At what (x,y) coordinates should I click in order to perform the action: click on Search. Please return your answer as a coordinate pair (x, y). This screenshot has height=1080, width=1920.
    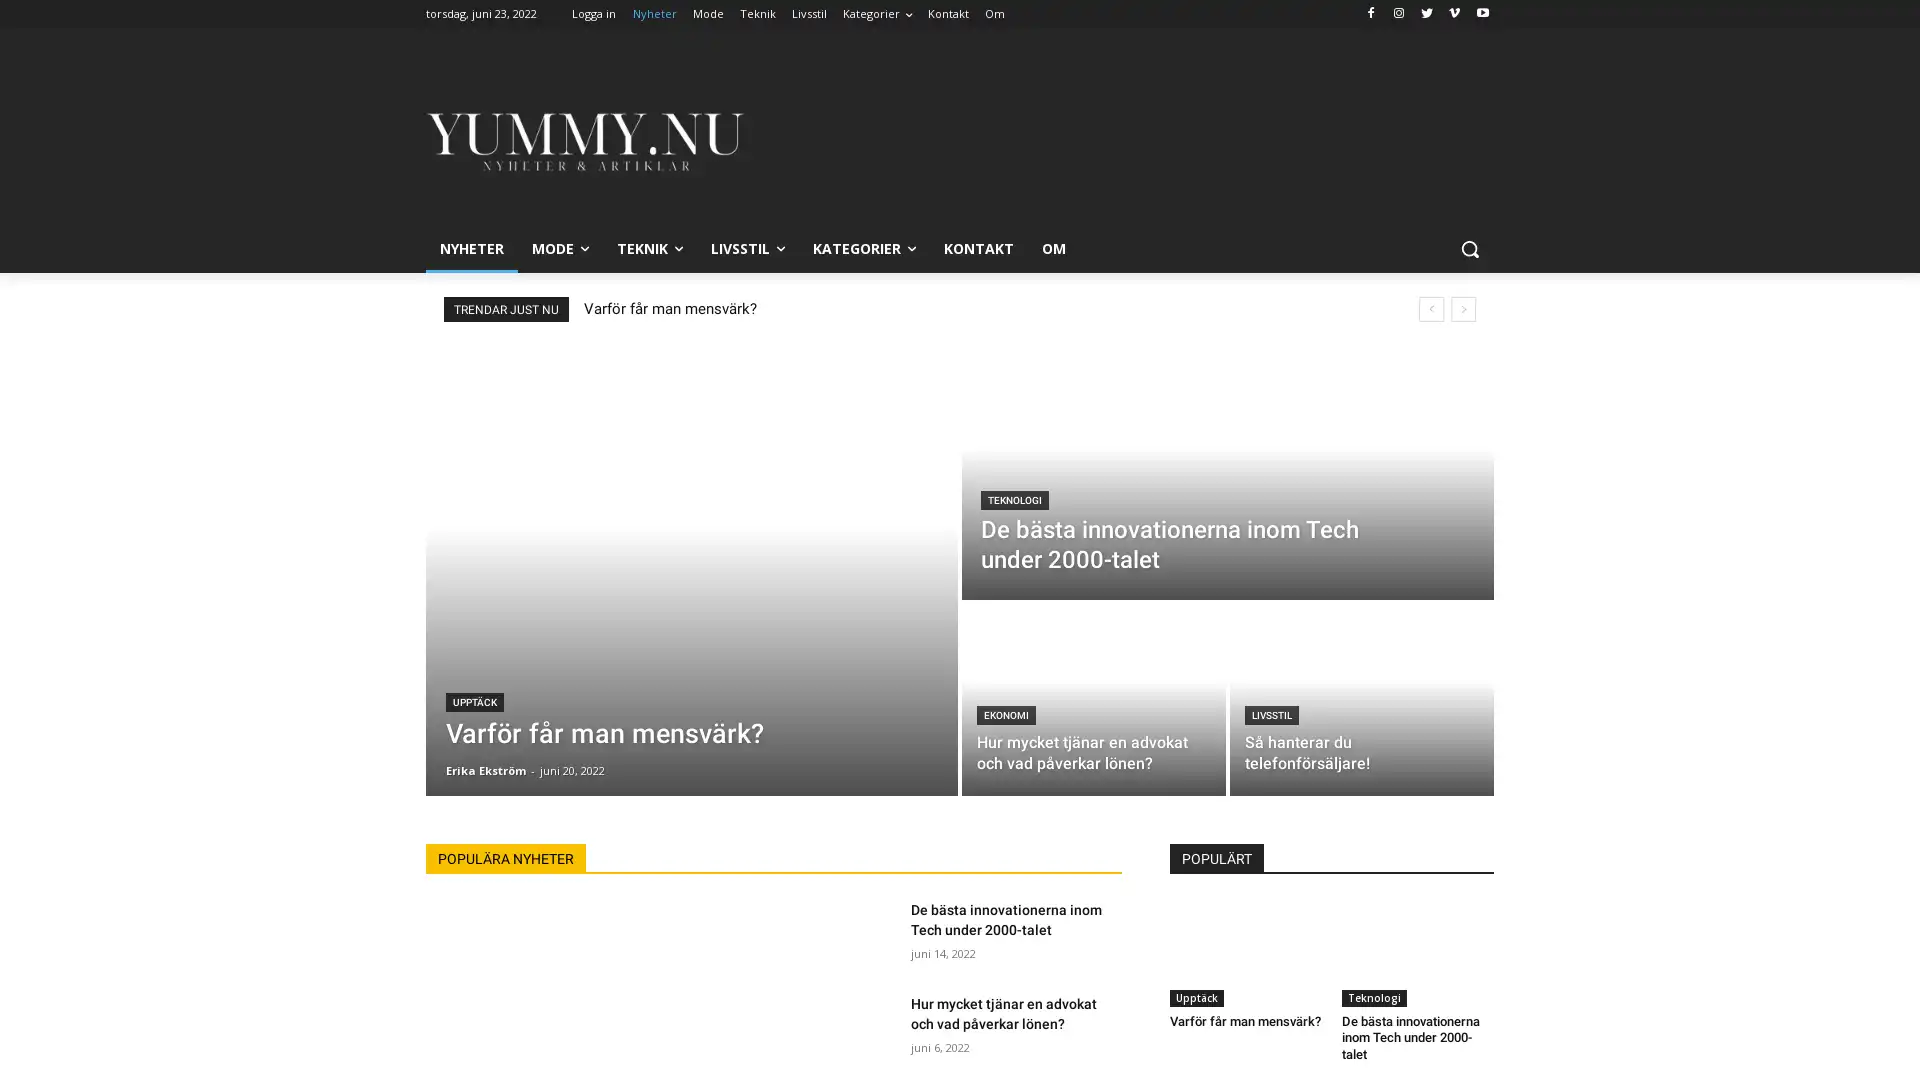
    Looking at the image, I should click on (1469, 248).